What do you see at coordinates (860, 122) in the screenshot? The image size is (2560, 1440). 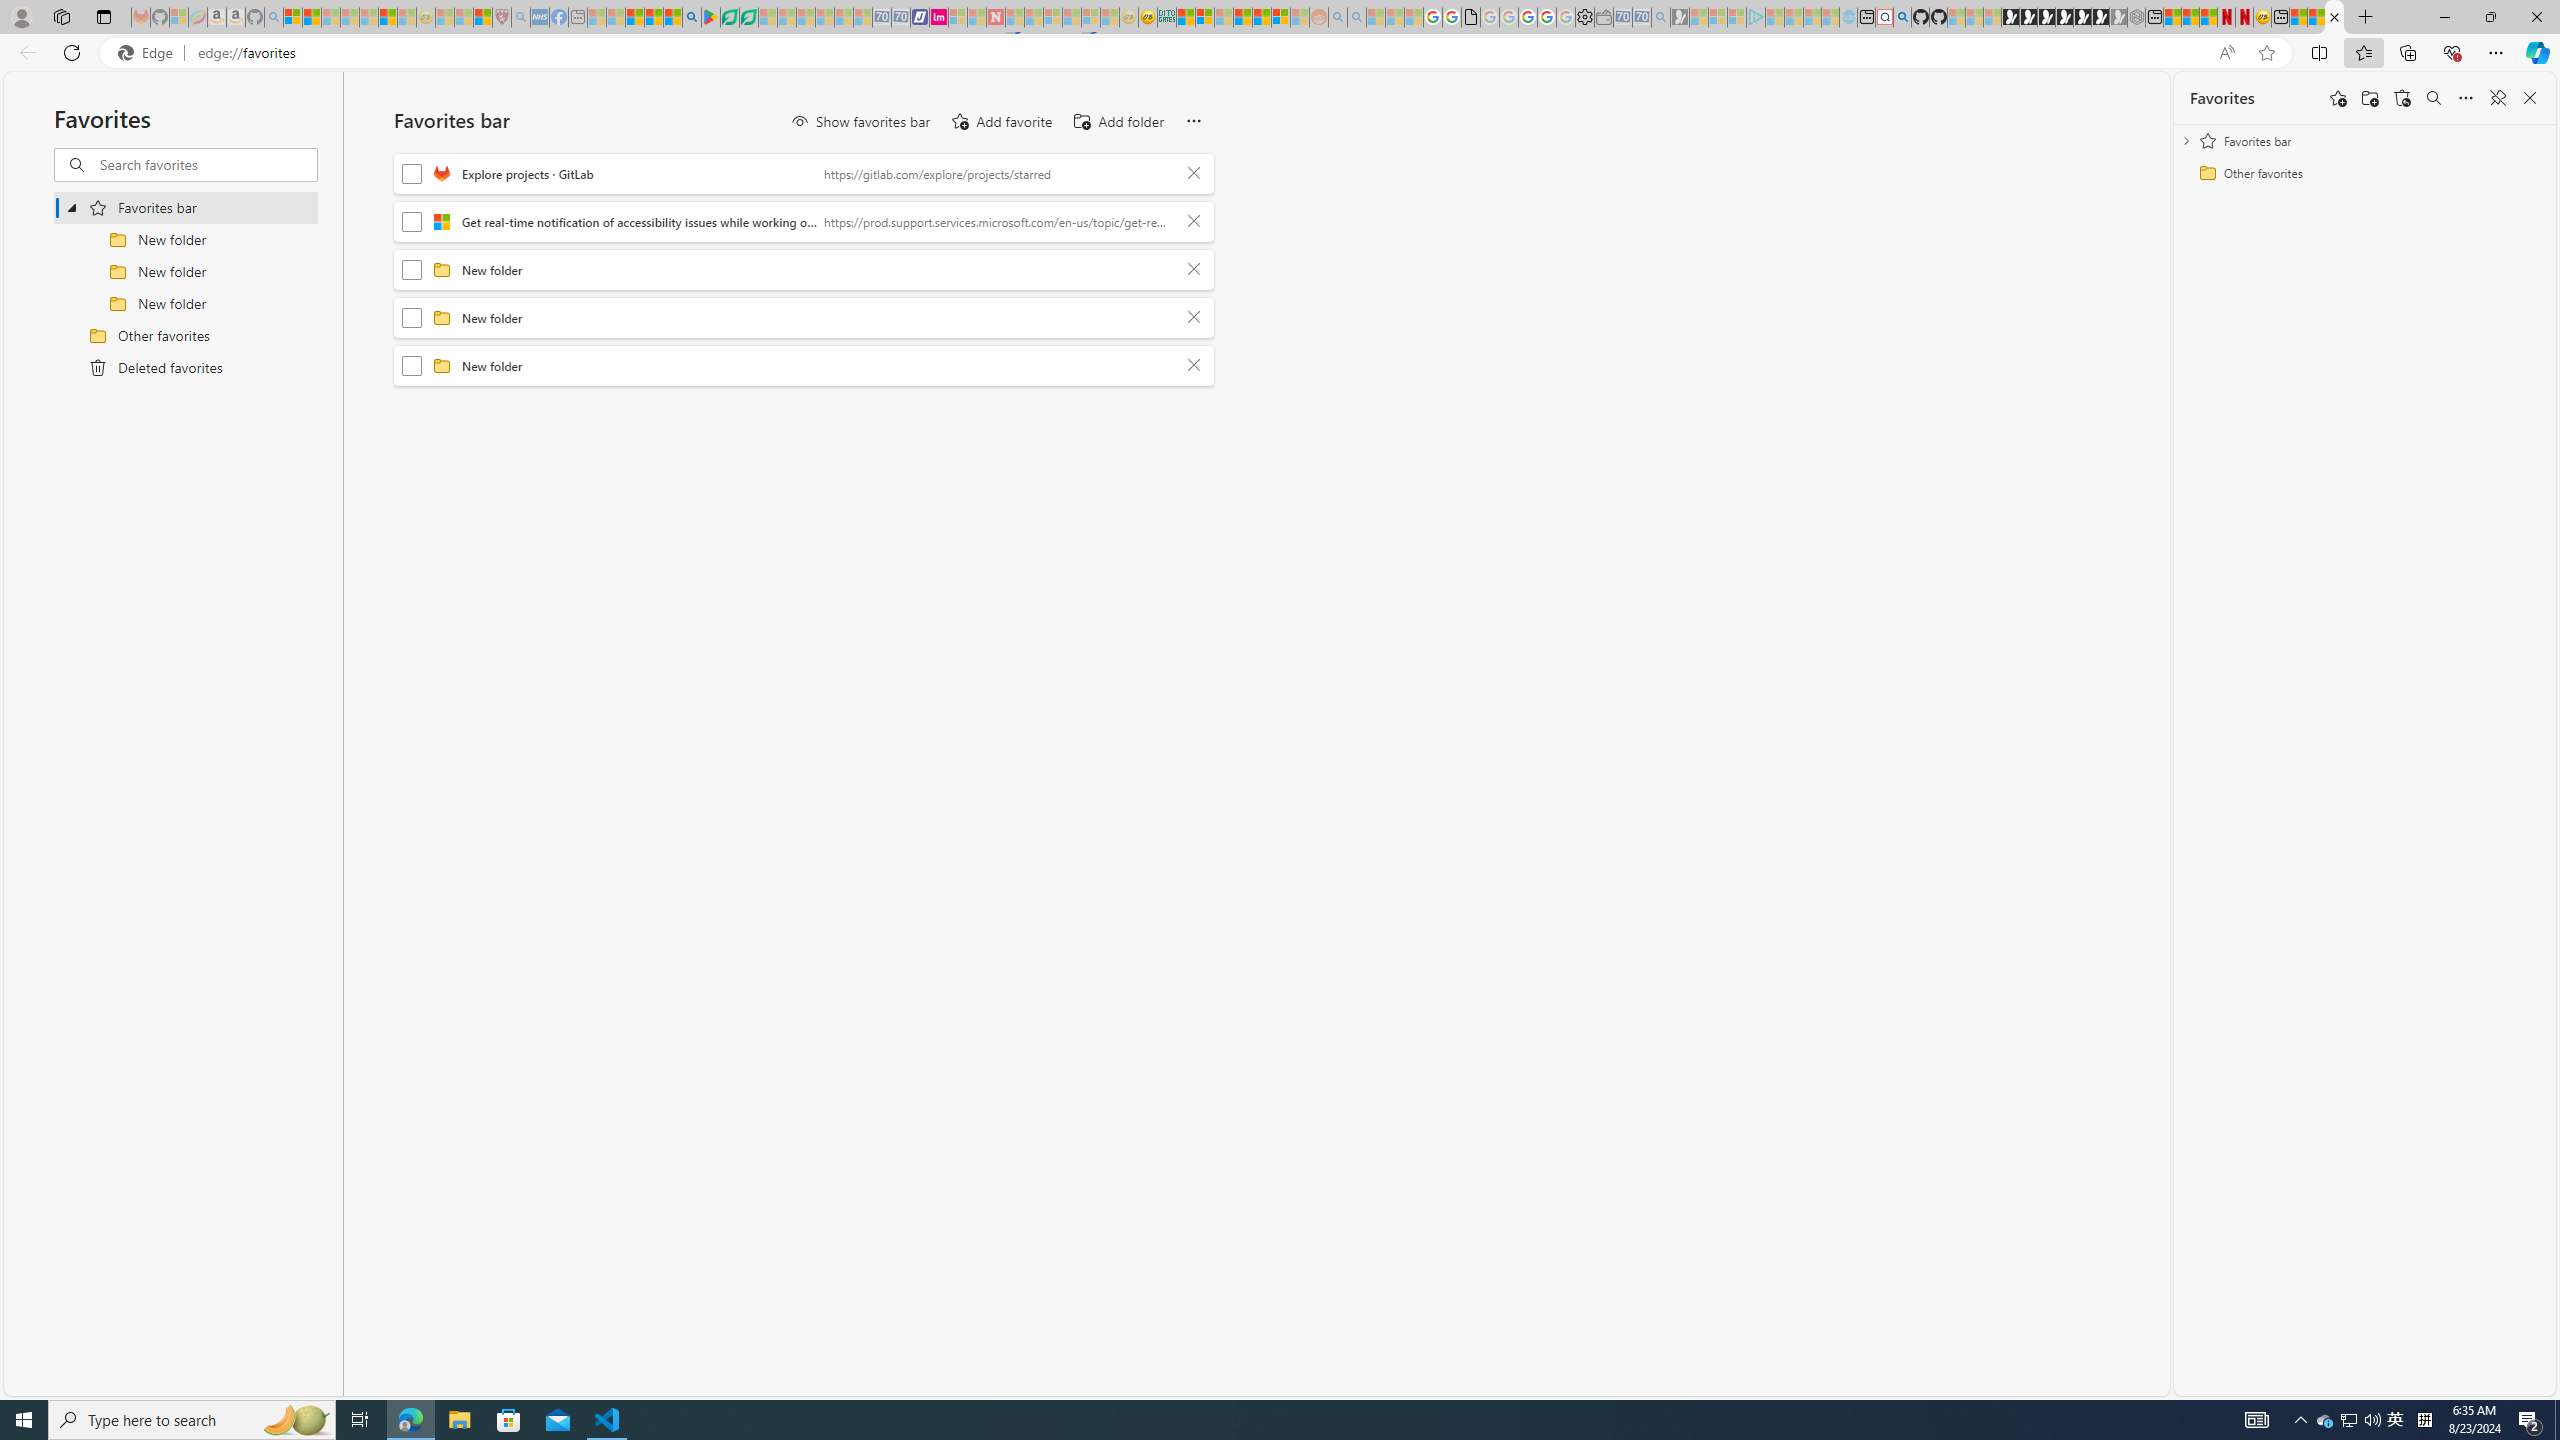 I see `'Show favorites bar'` at bounding box center [860, 122].